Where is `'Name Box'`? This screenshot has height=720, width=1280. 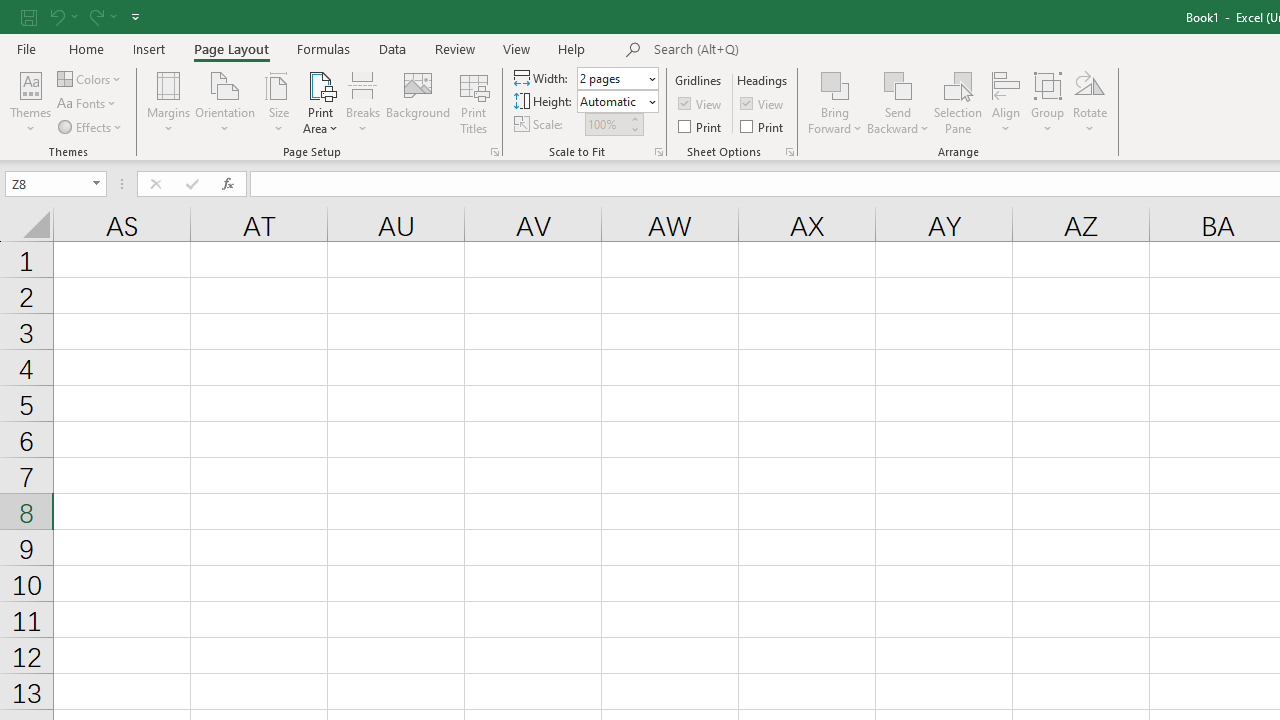 'Name Box' is located at coordinates (47, 183).